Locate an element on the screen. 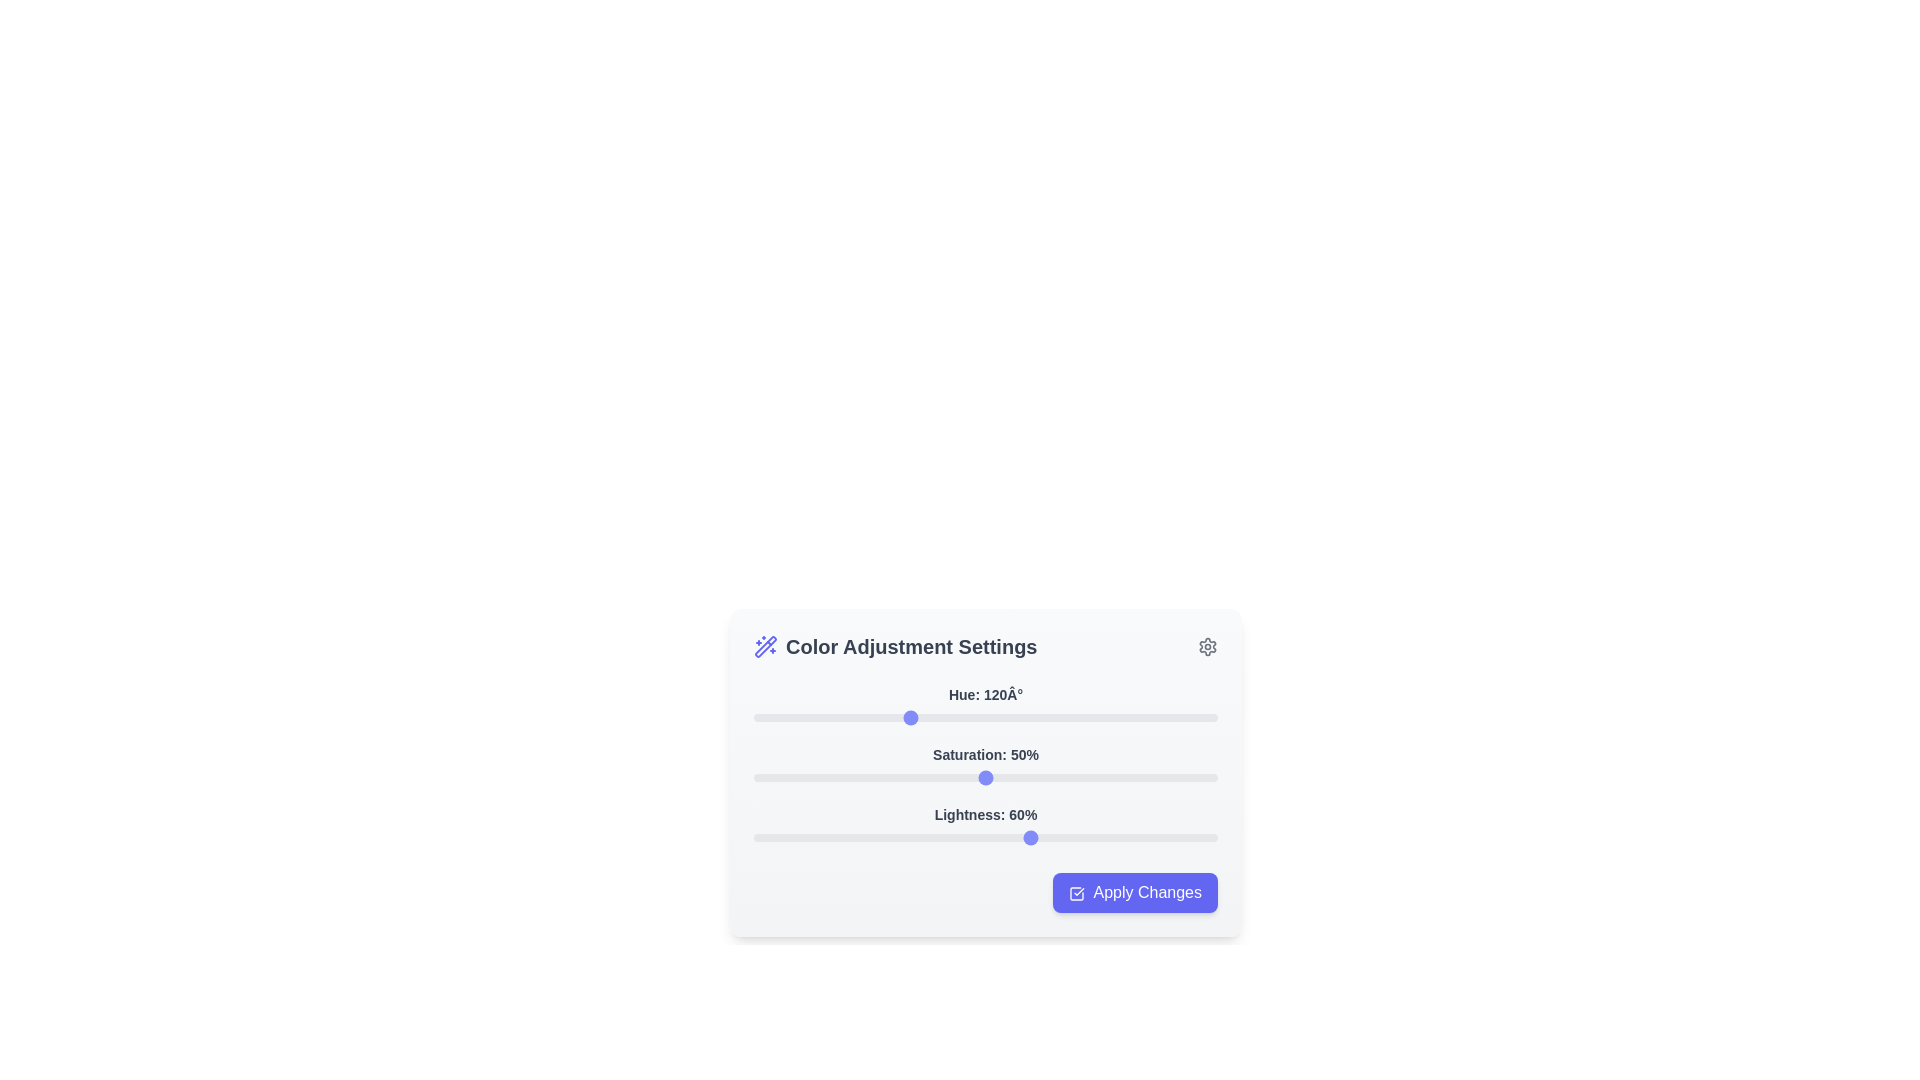  hue is located at coordinates (783, 716).